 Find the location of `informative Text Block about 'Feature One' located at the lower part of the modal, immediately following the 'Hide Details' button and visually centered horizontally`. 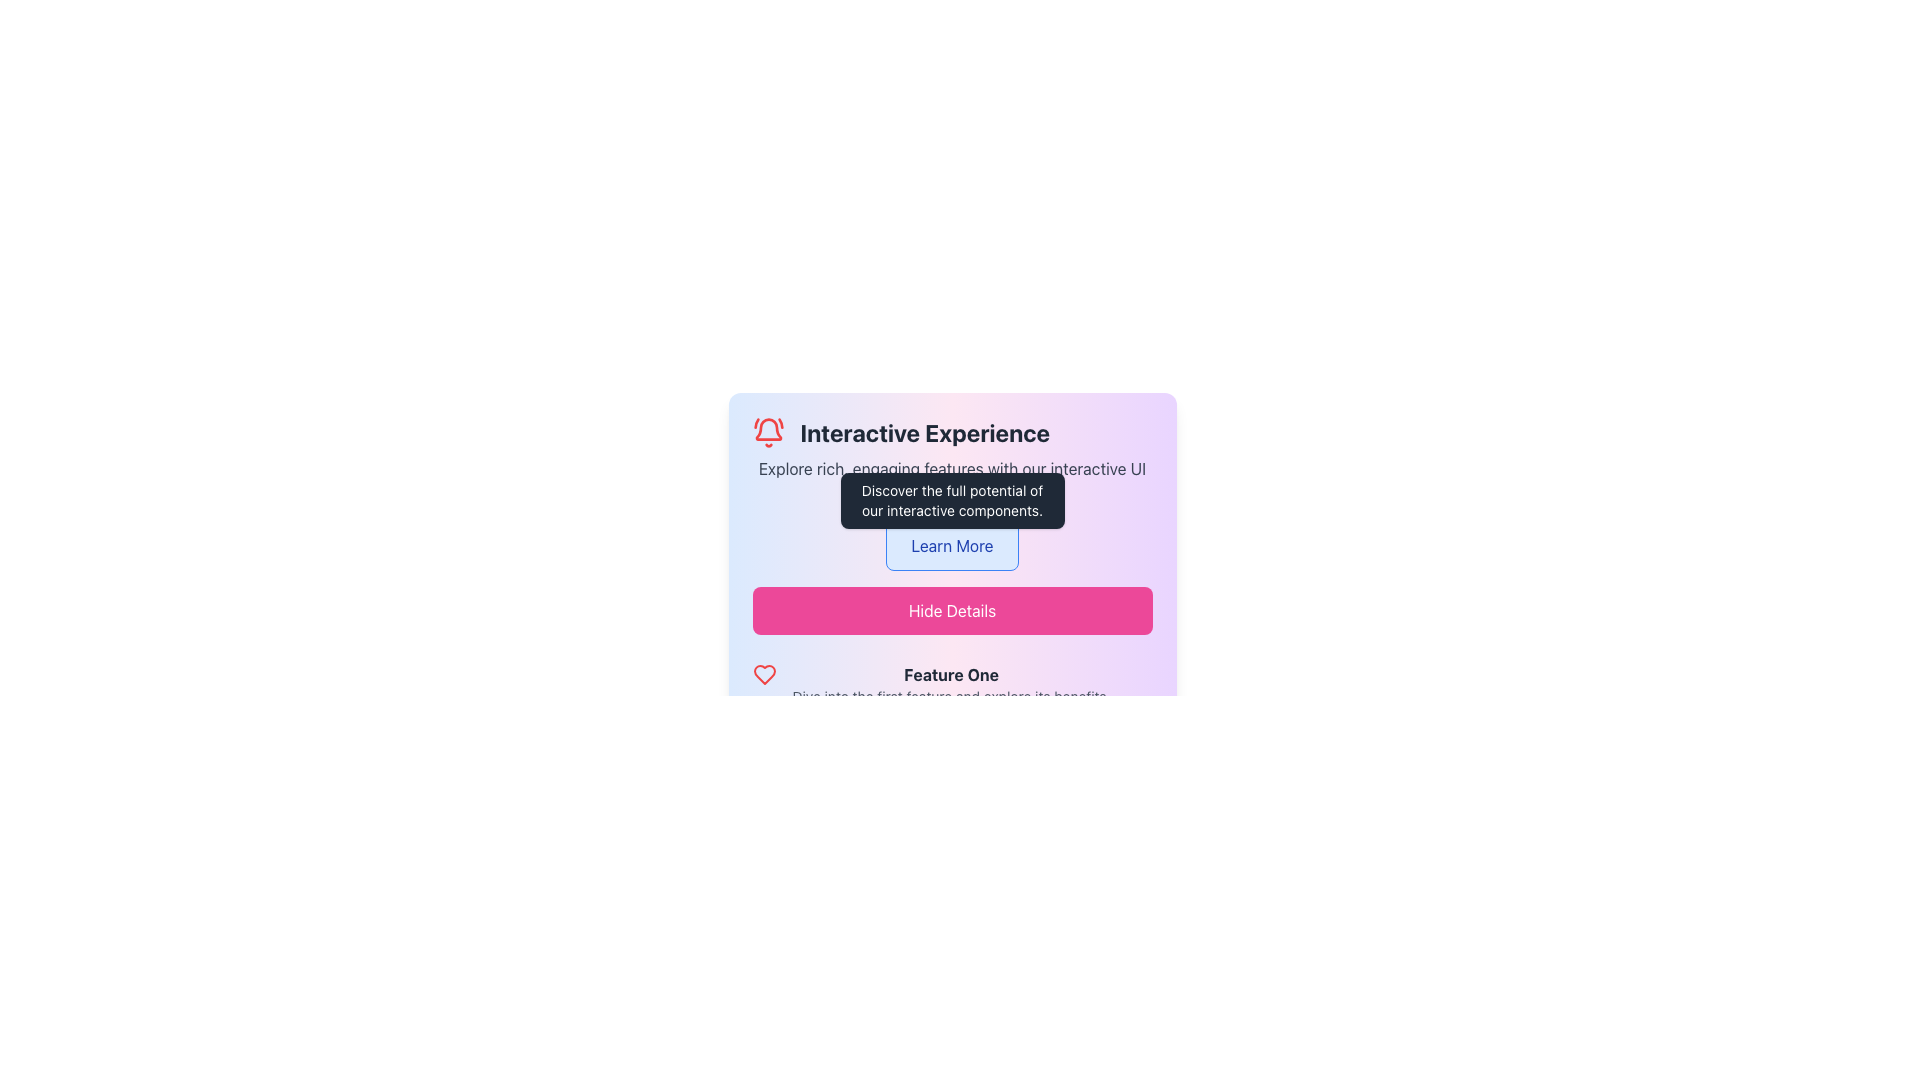

informative Text Block about 'Feature One' located at the lower part of the modal, immediately following the 'Hide Details' button and visually centered horizontally is located at coordinates (950, 684).